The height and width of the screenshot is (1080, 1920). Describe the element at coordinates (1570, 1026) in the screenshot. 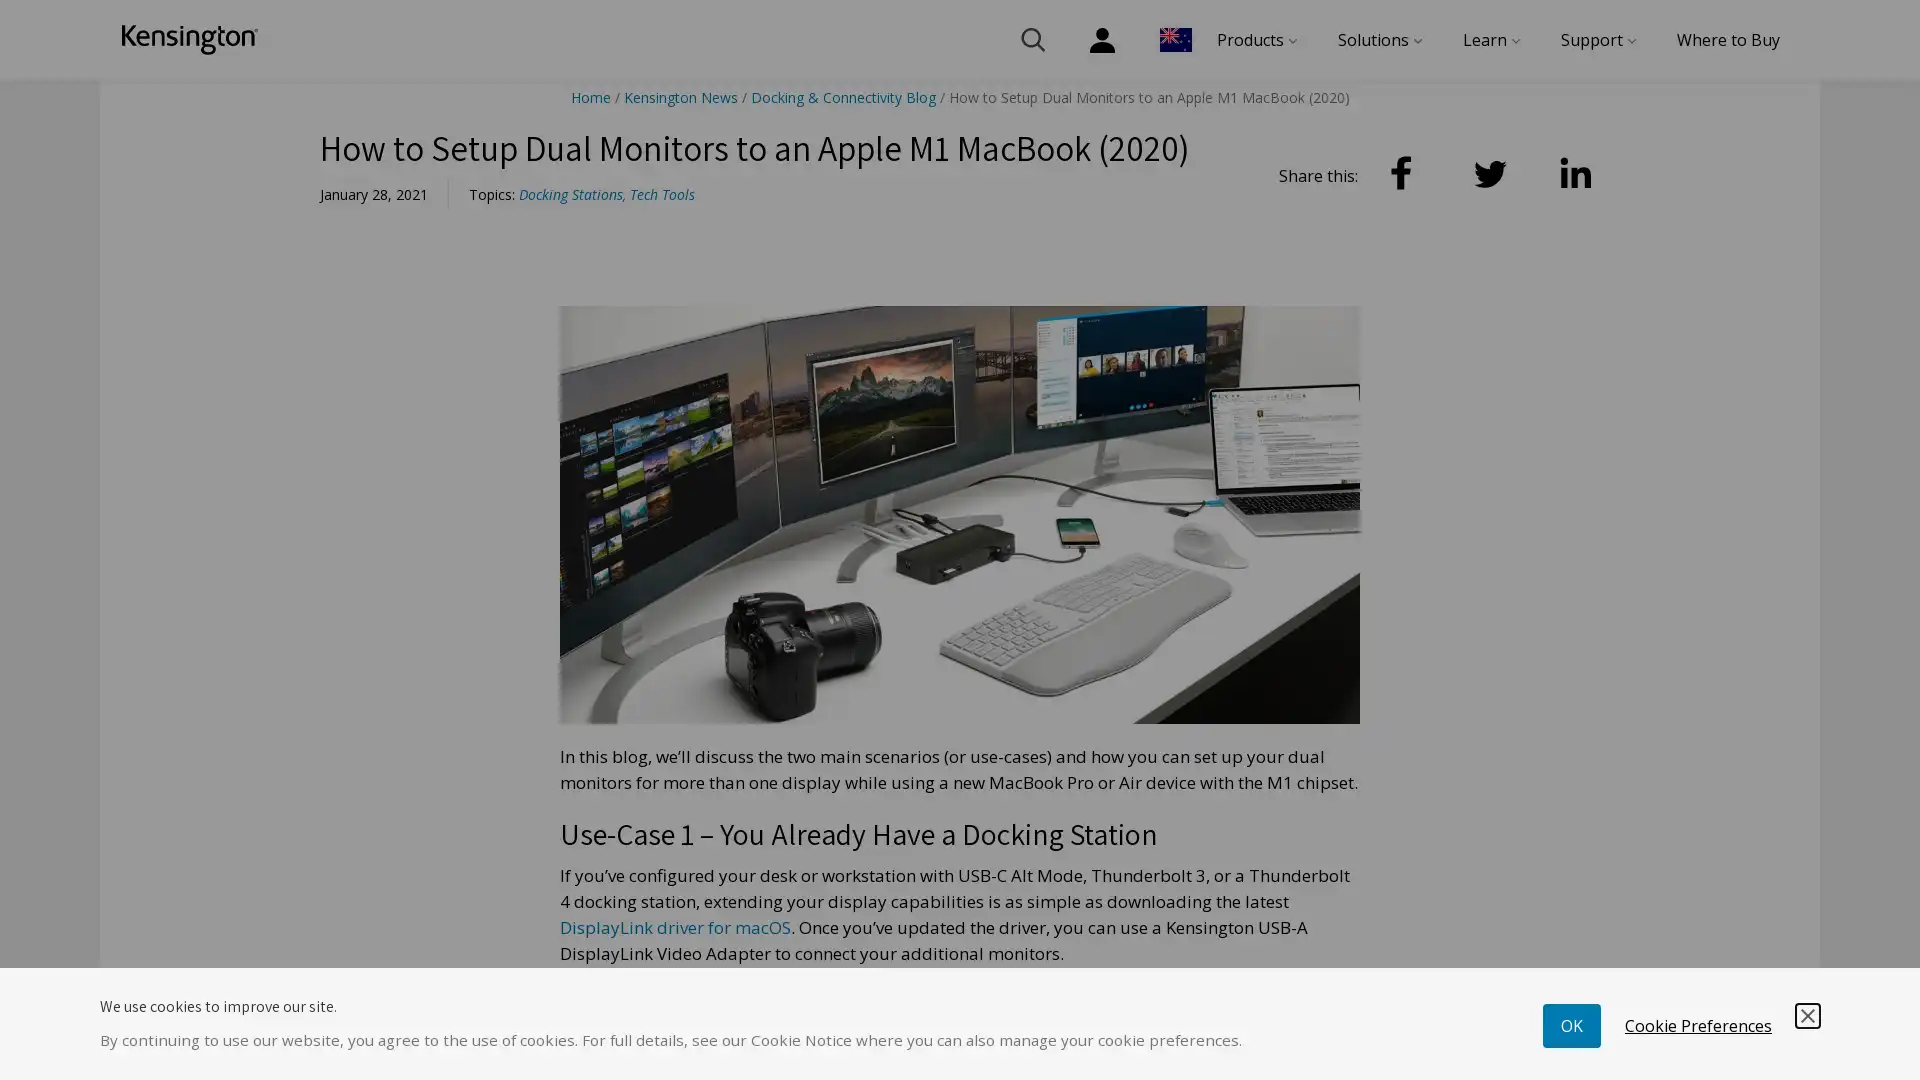

I see `OK` at that location.